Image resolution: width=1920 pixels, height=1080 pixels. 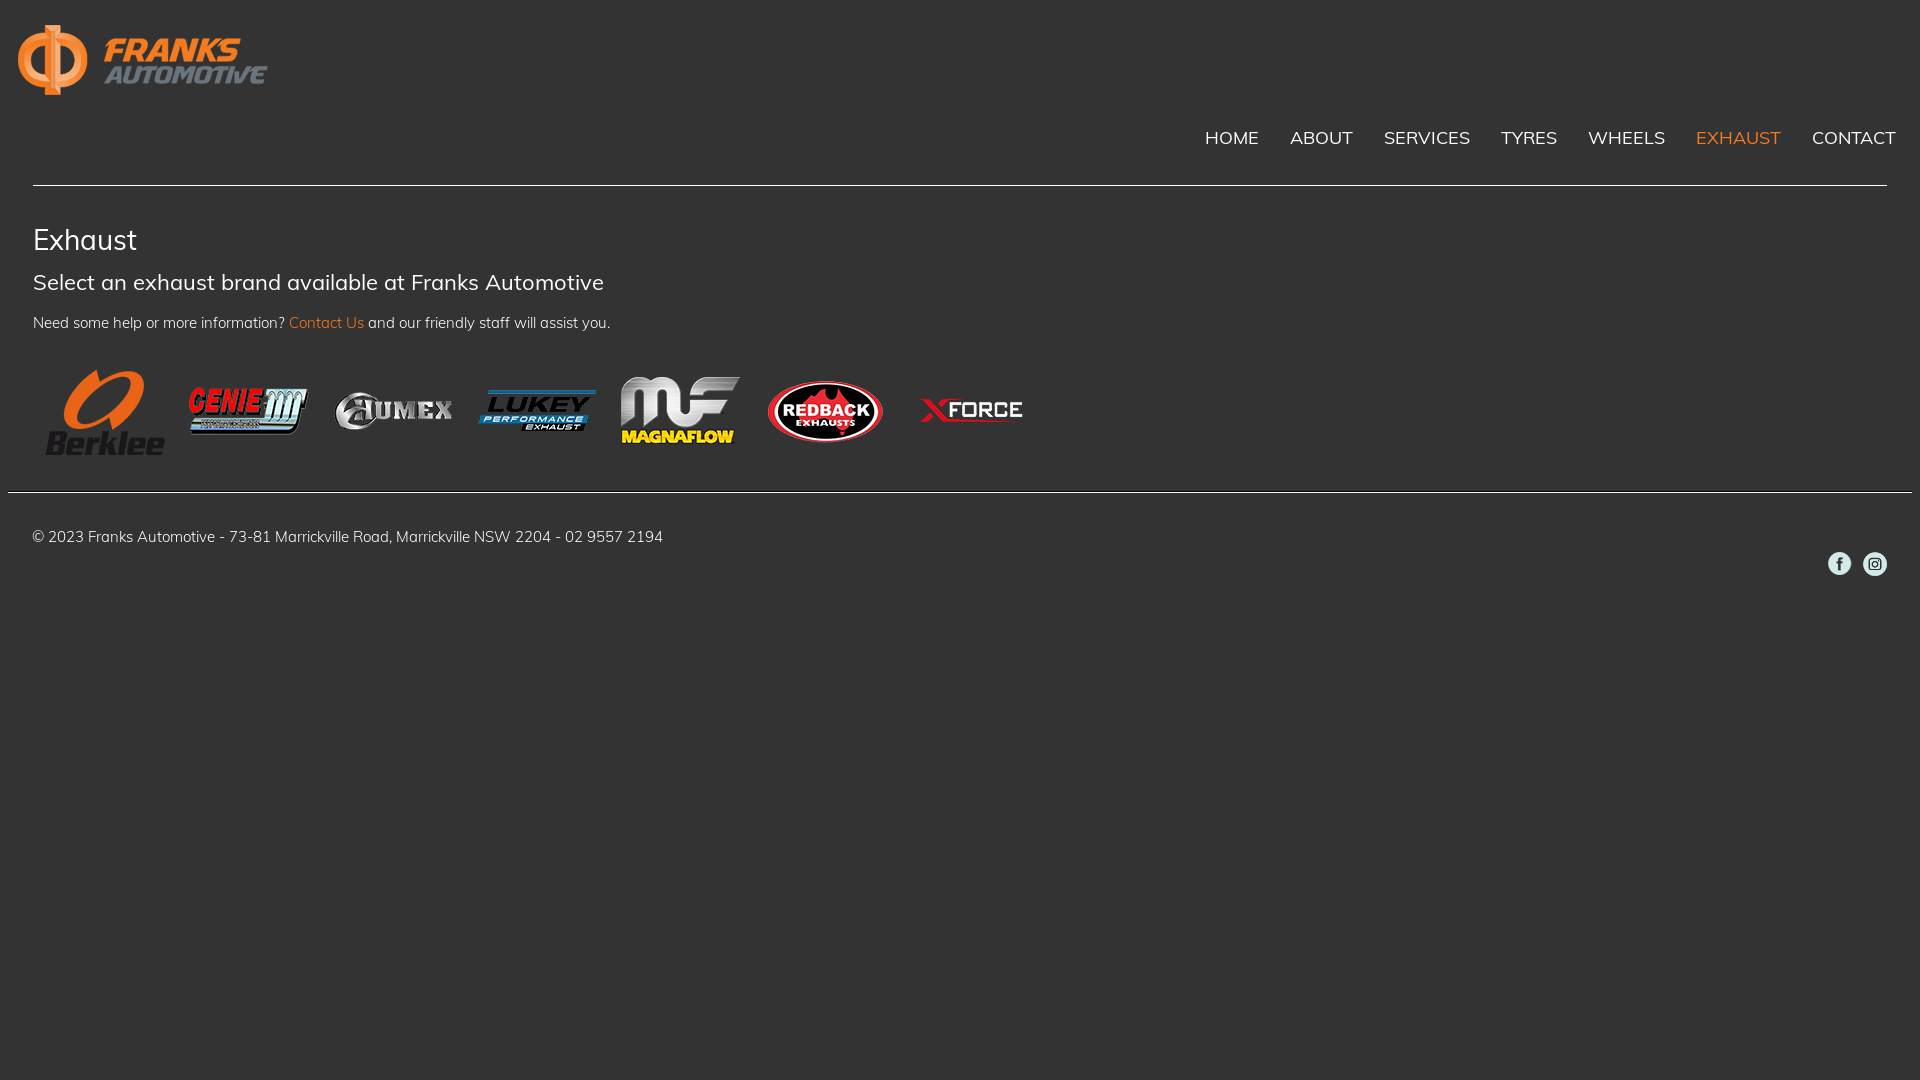 What do you see at coordinates (1874, 563) in the screenshot?
I see `'Instagram'` at bounding box center [1874, 563].